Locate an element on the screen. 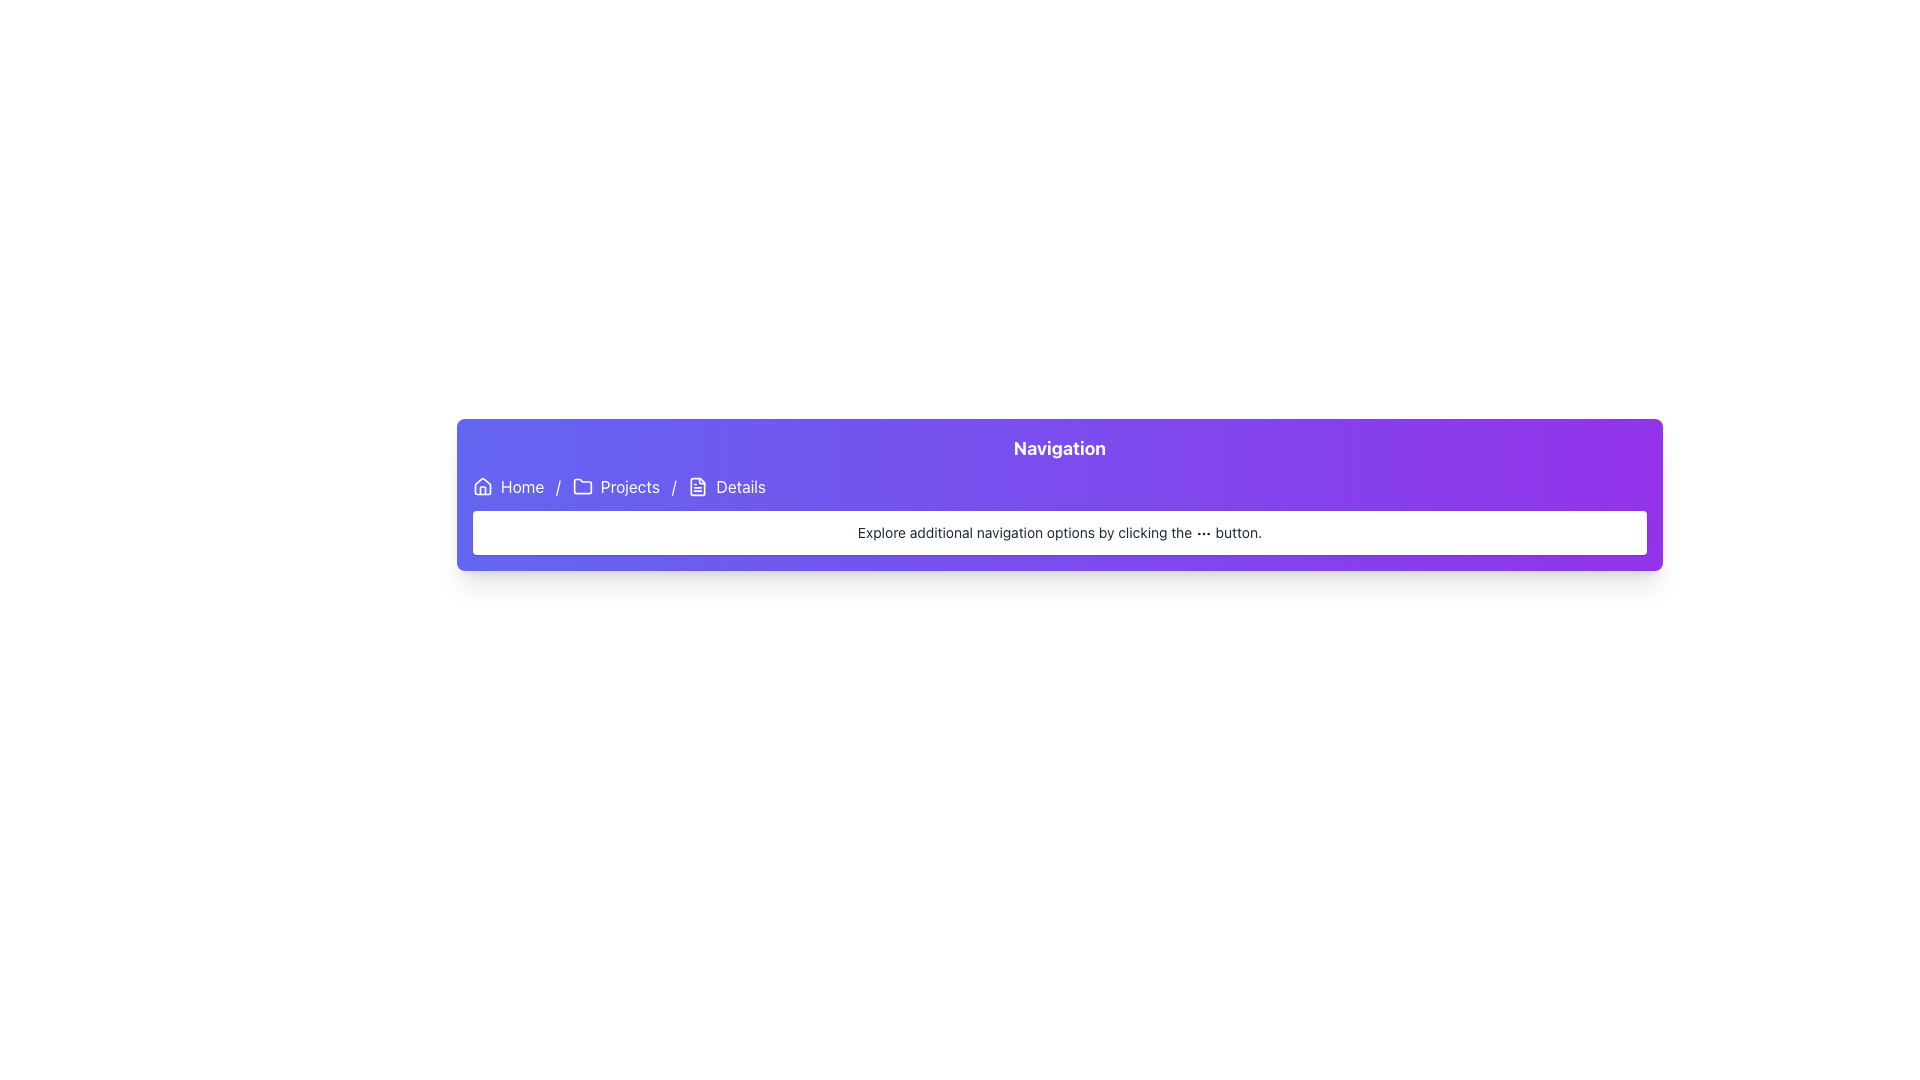 The height and width of the screenshot is (1080, 1920). the 'Home' icon in the breadcrumb navigation bar is located at coordinates (483, 486).